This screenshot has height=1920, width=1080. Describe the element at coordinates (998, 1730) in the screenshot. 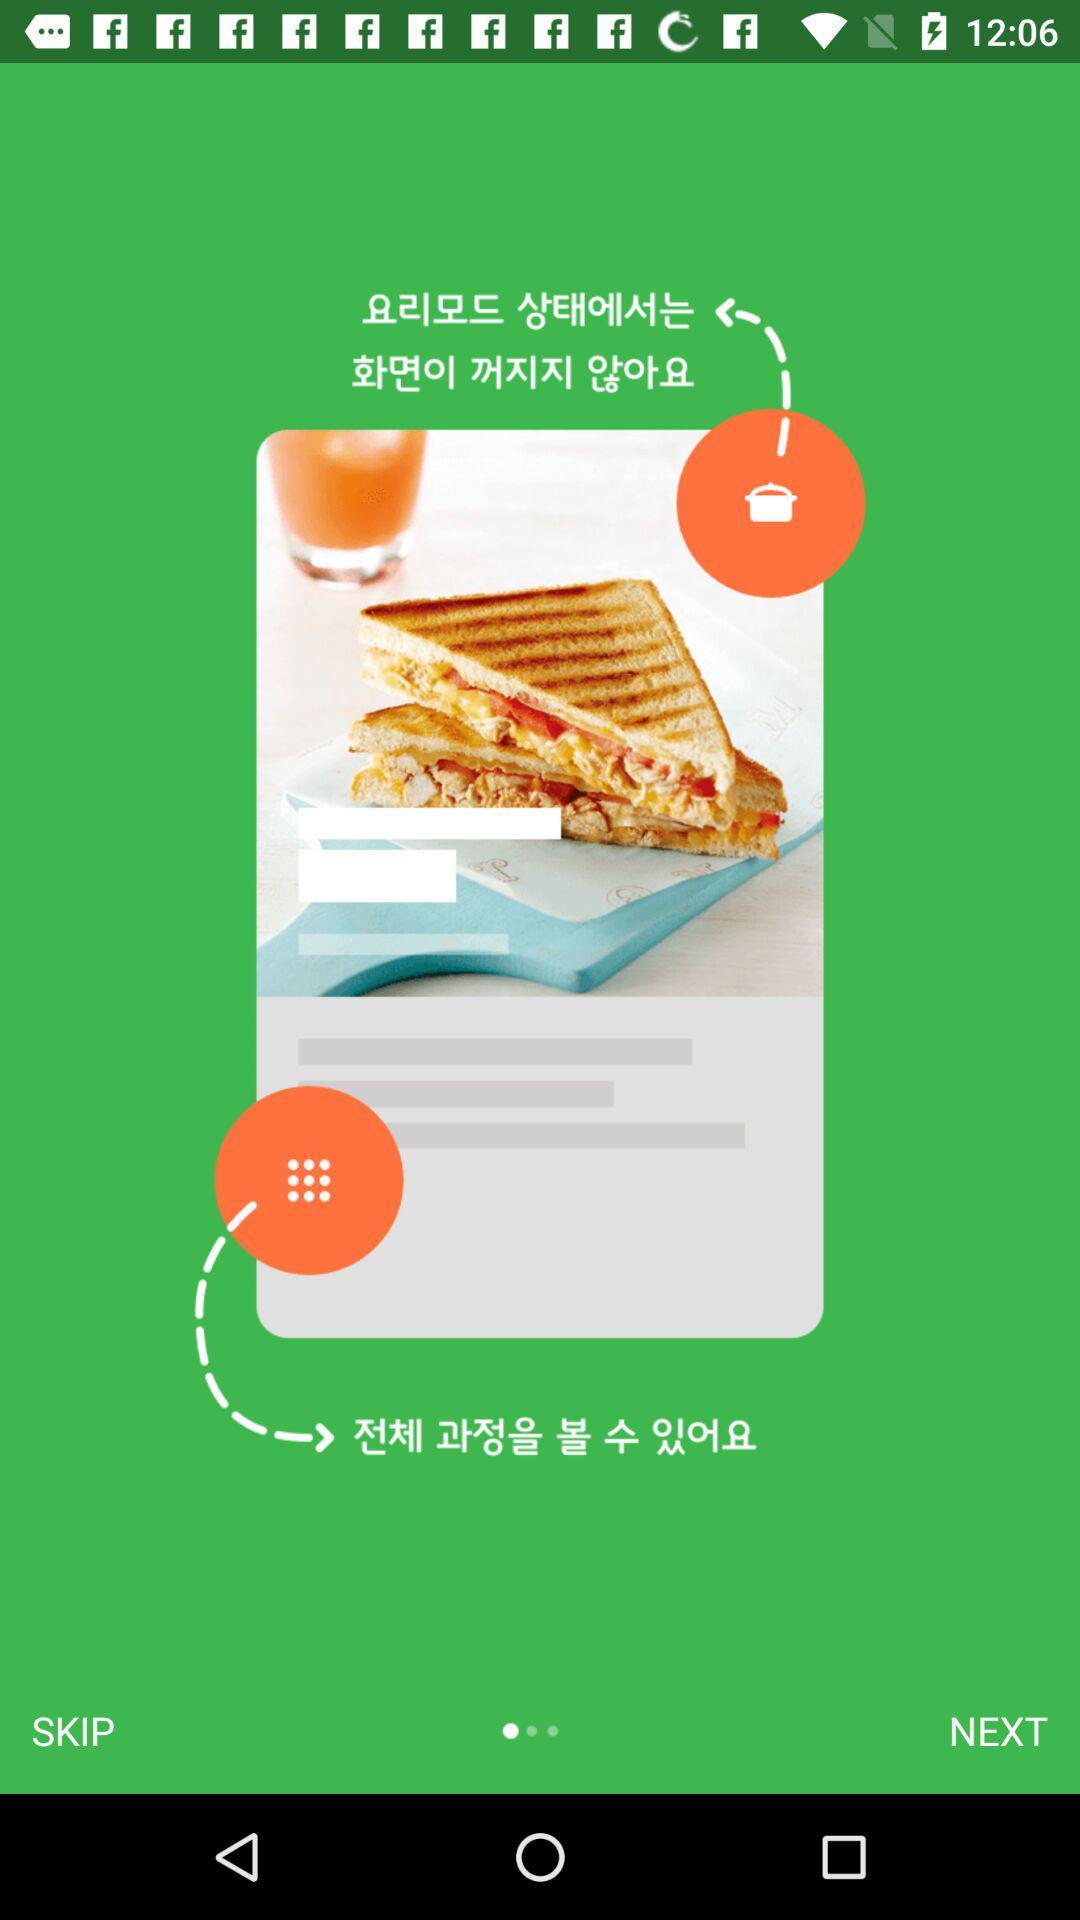

I see `the next item` at that location.